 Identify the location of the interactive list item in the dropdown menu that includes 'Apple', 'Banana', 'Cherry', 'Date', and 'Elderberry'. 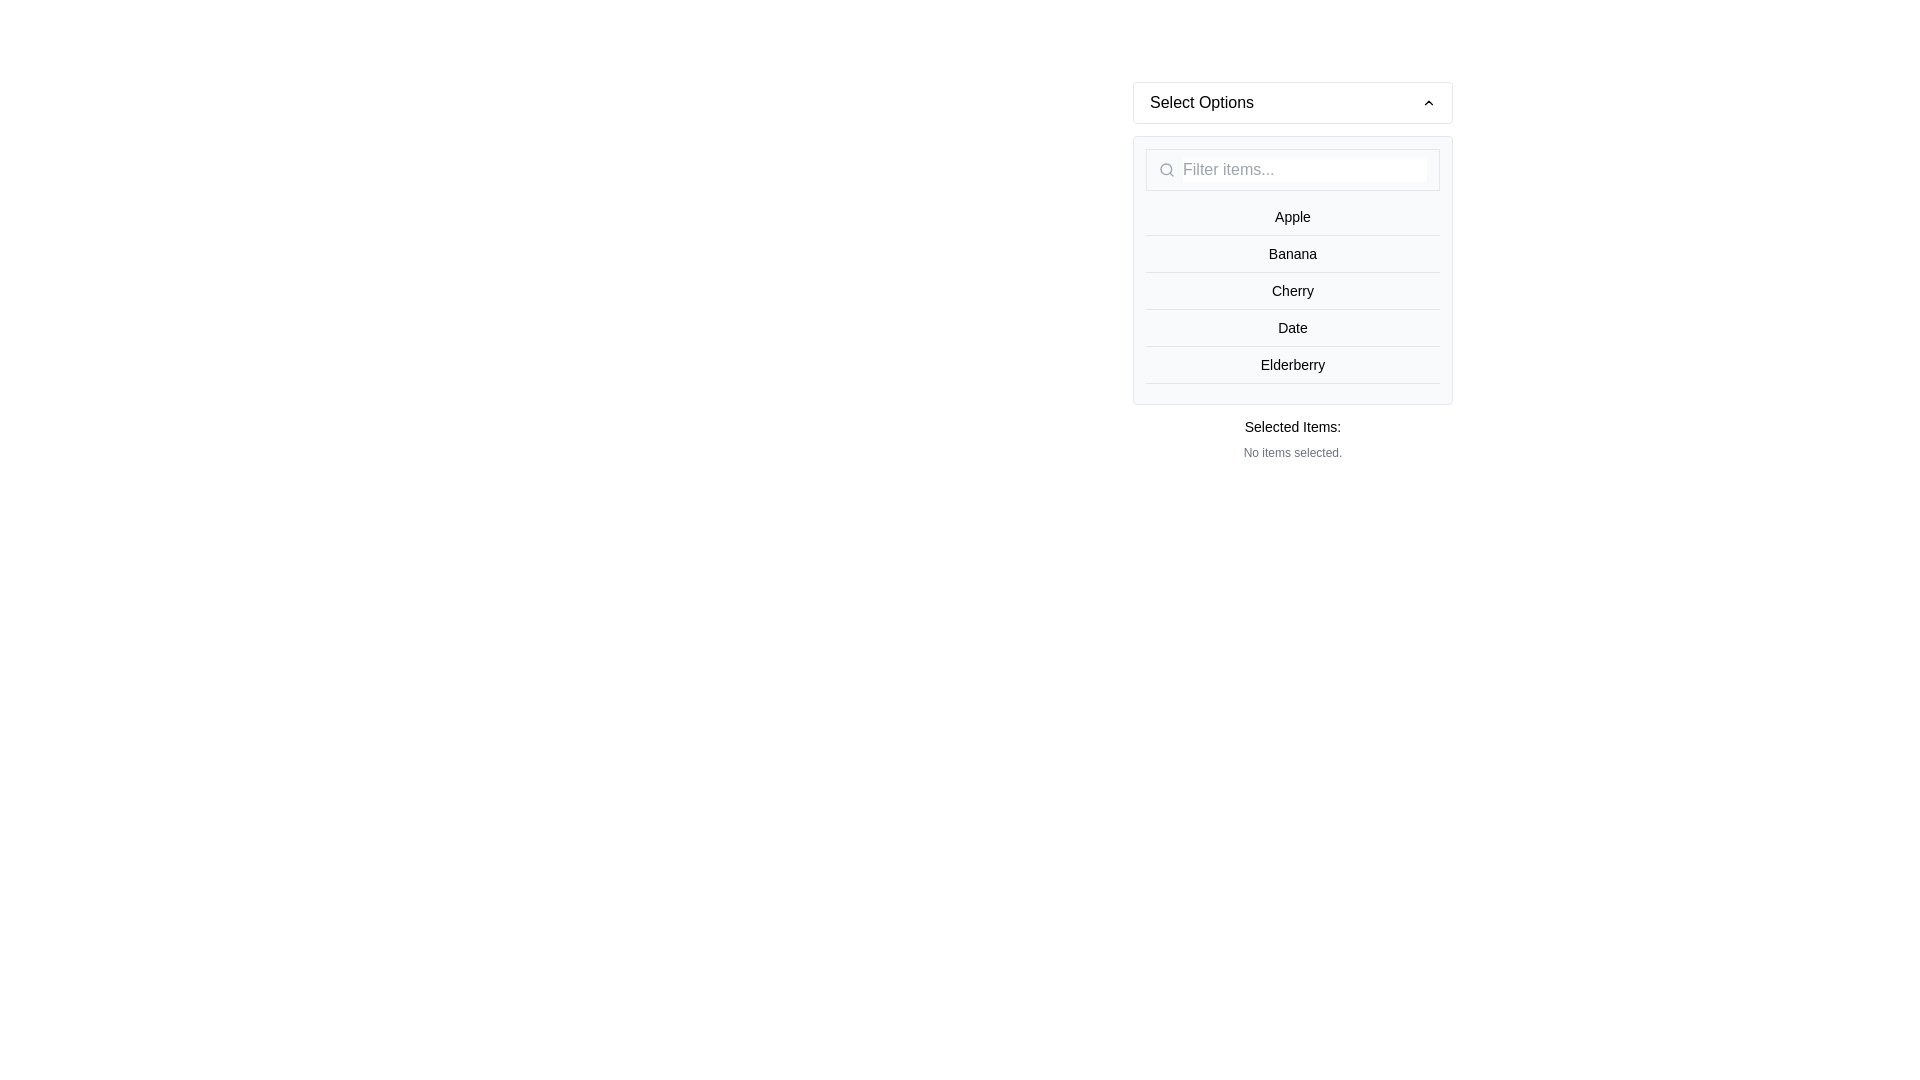
(1292, 290).